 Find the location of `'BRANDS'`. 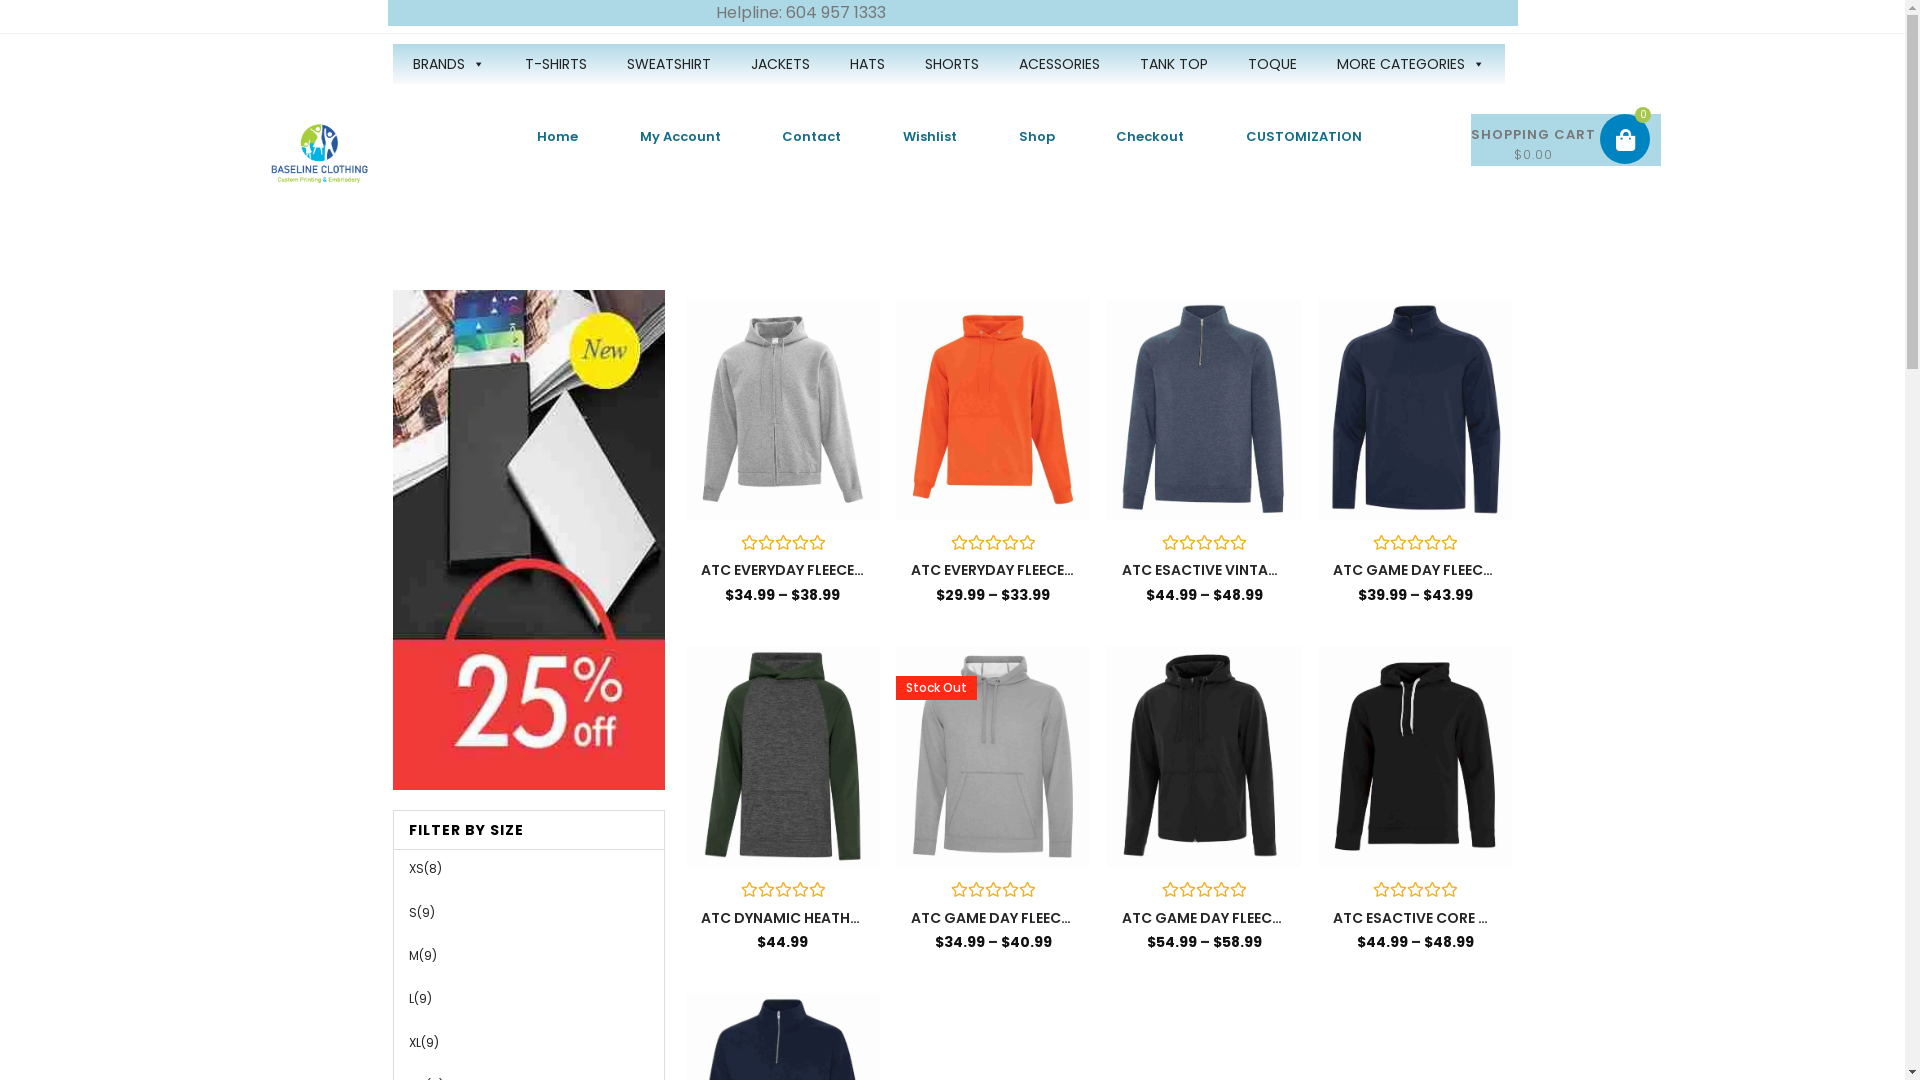

'BRANDS' is located at coordinates (446, 63).